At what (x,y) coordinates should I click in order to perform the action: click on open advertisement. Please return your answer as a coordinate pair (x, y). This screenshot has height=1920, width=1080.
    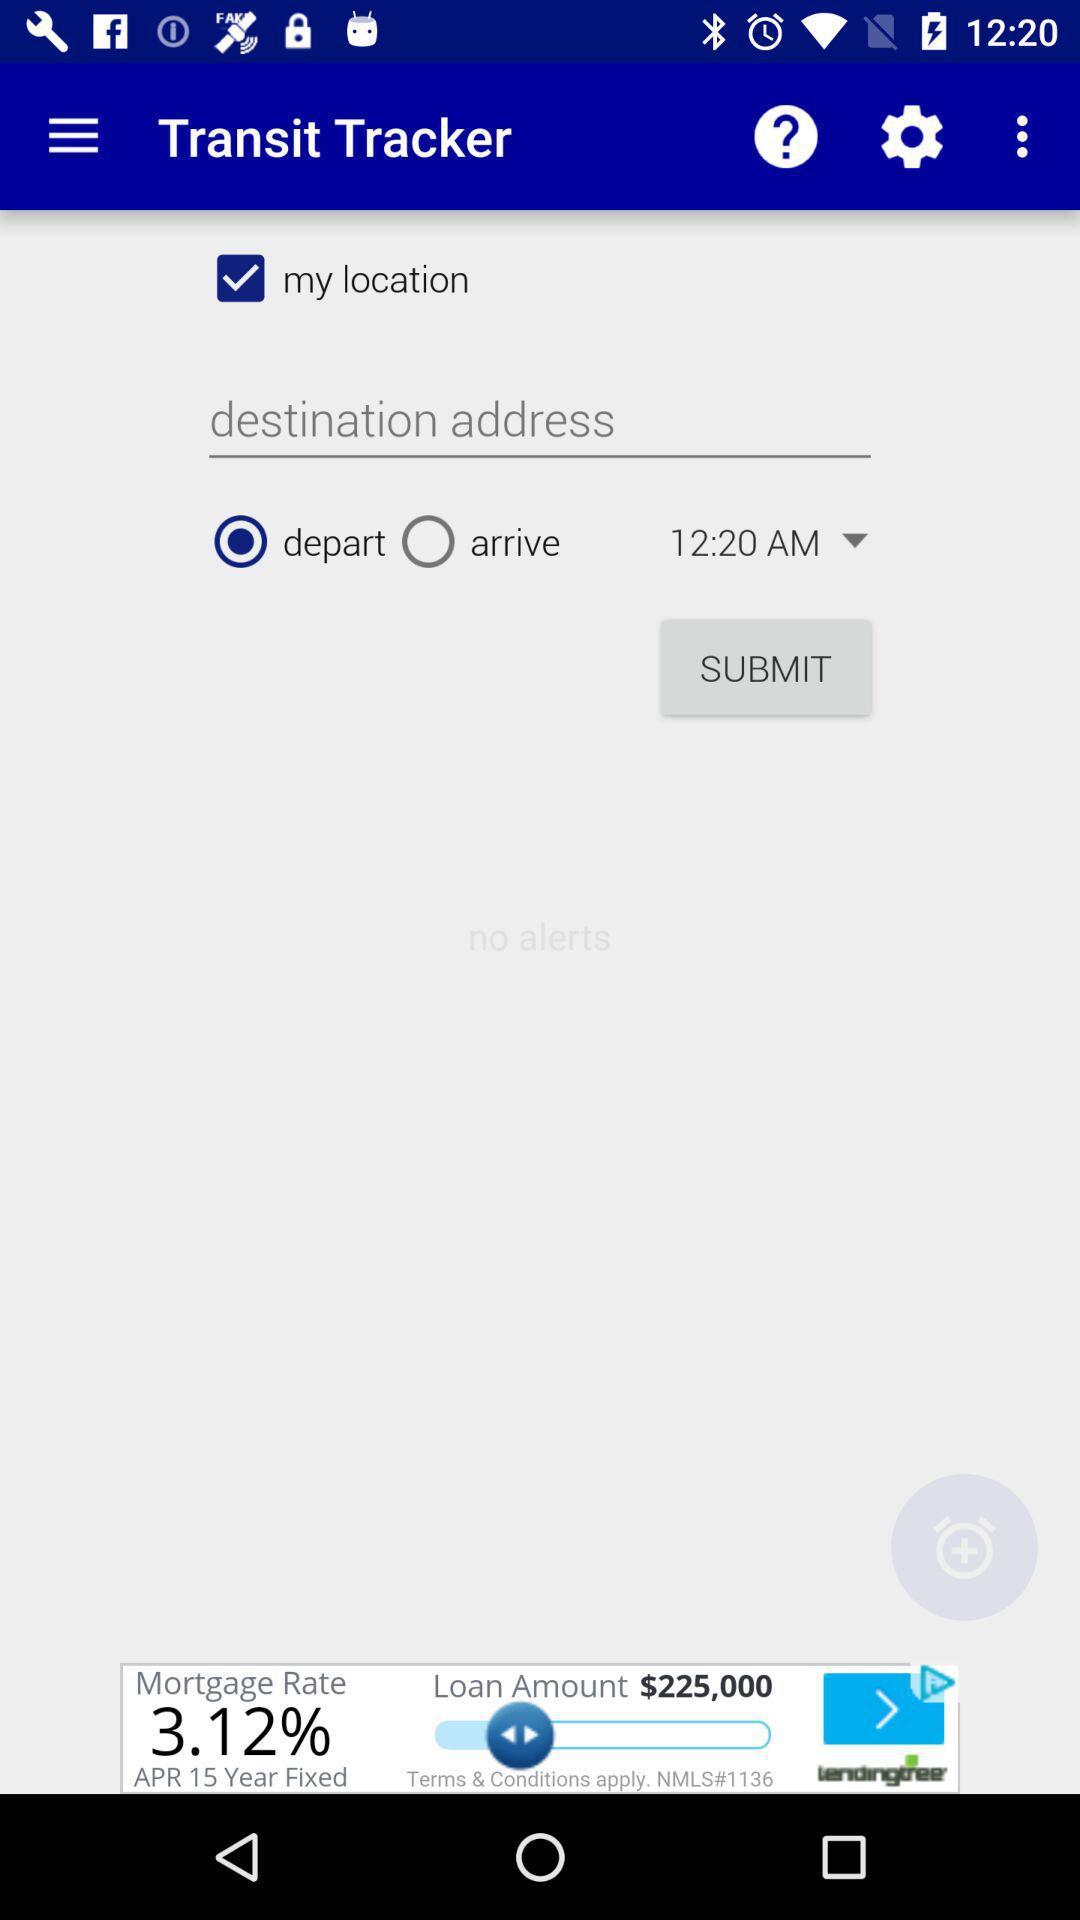
    Looking at the image, I should click on (540, 1727).